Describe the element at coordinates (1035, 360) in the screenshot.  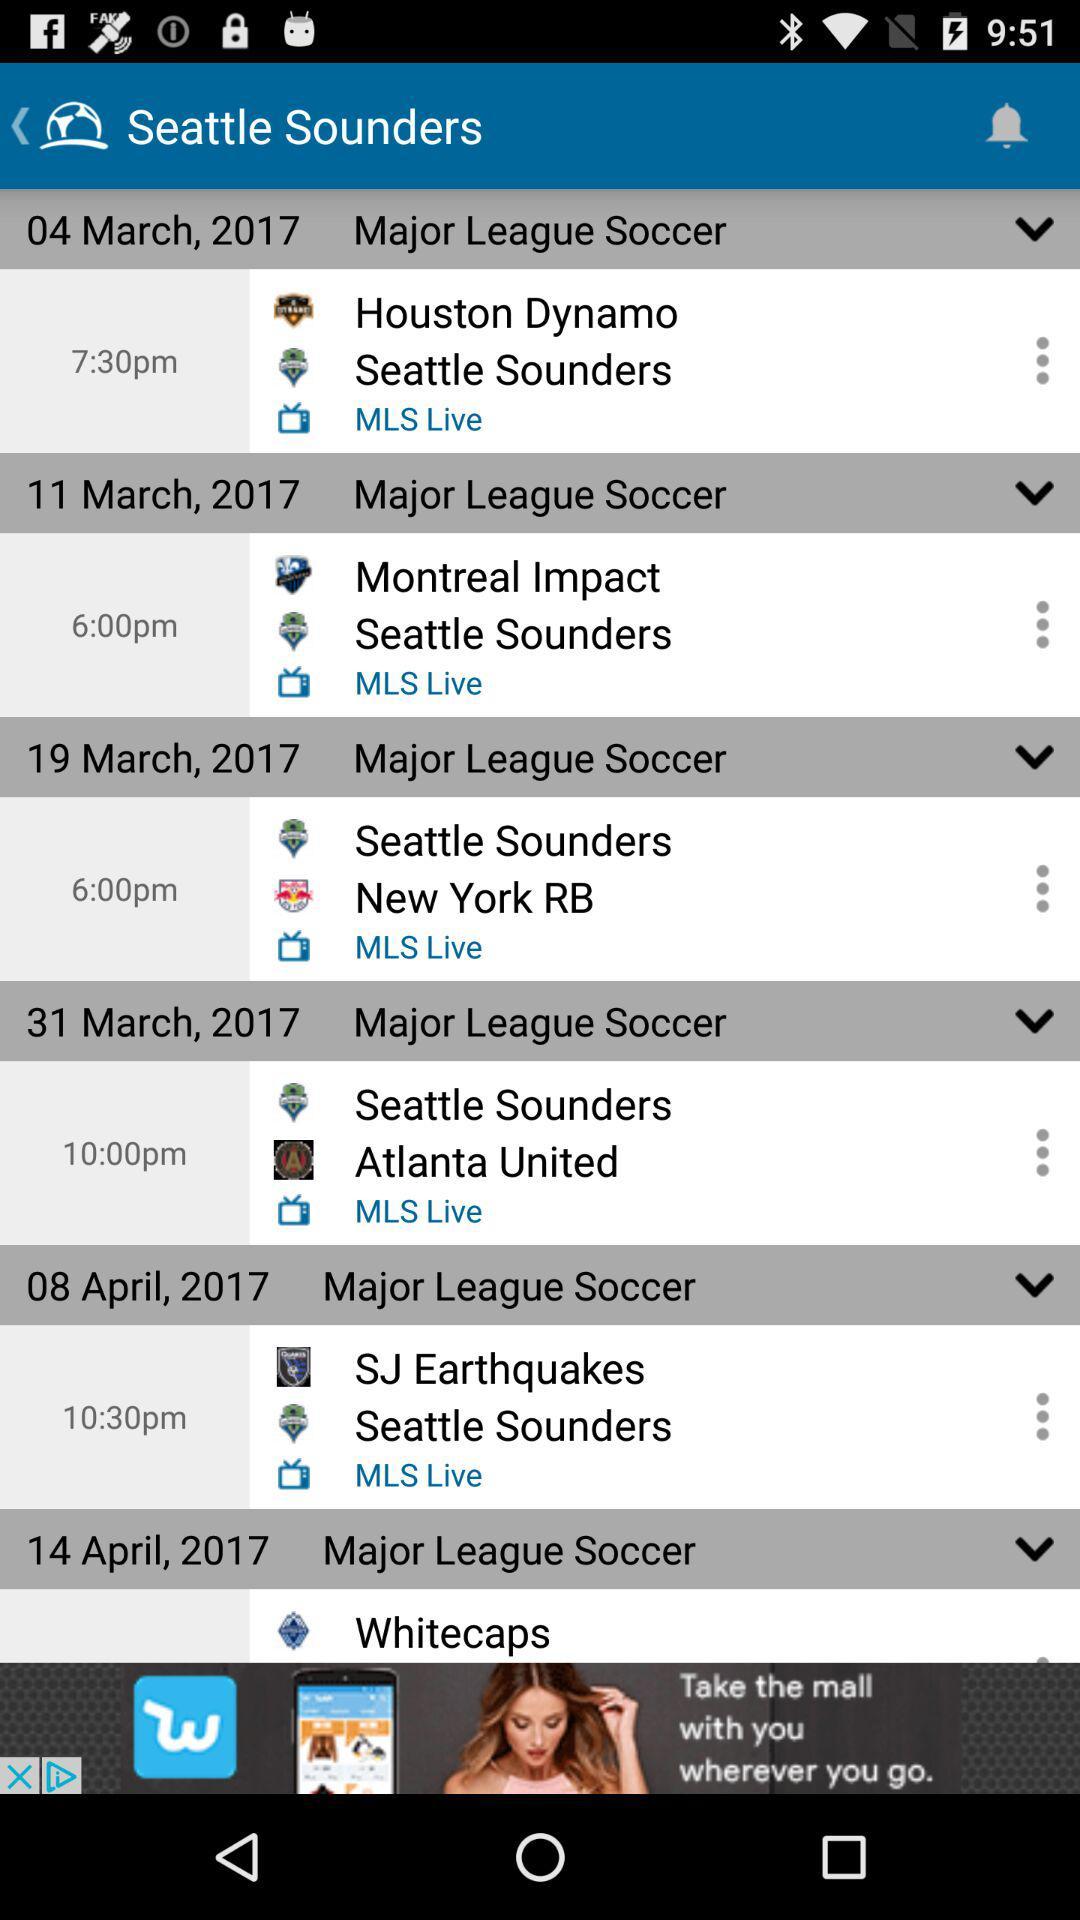
I see `open the options` at that location.